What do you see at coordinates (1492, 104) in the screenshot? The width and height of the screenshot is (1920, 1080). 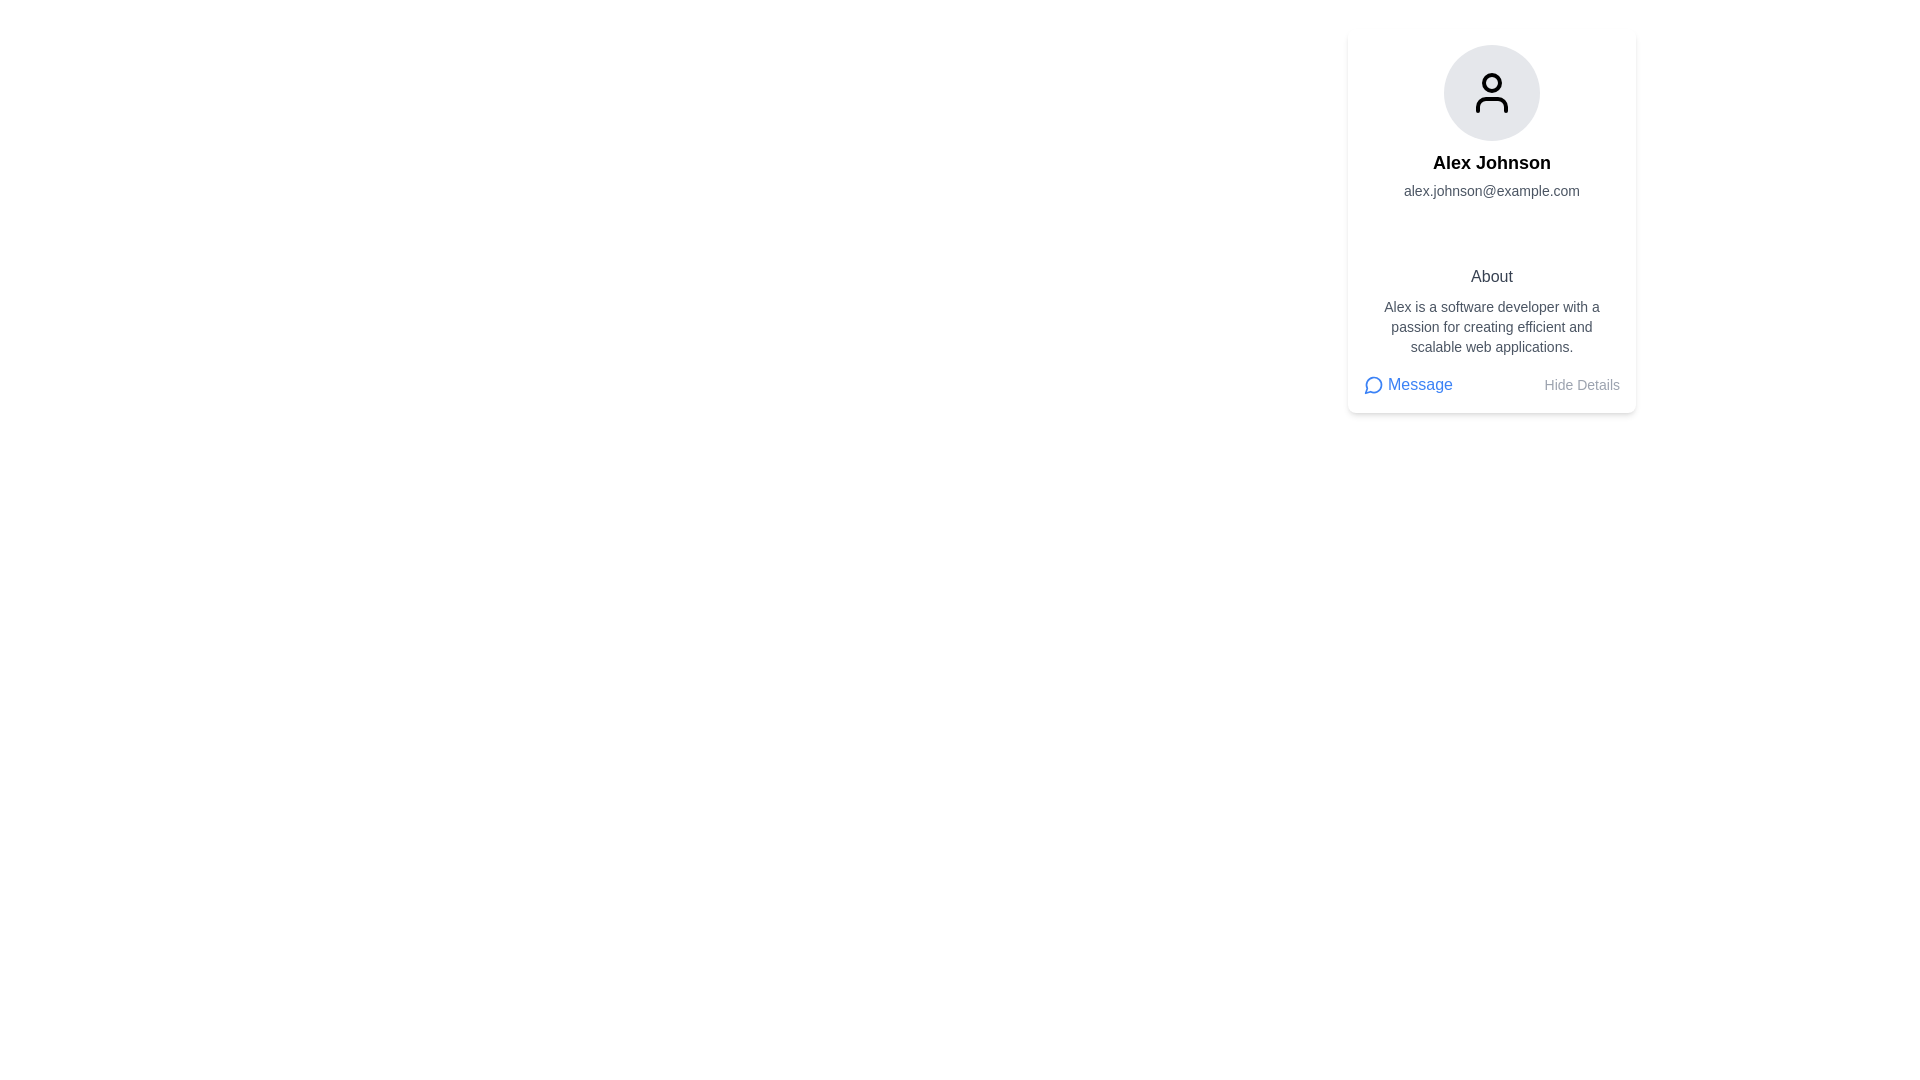 I see `the curved line resembling the lower half of a user icon's body, part of an outlined avatar illustration, located at the center of the profile card` at bounding box center [1492, 104].